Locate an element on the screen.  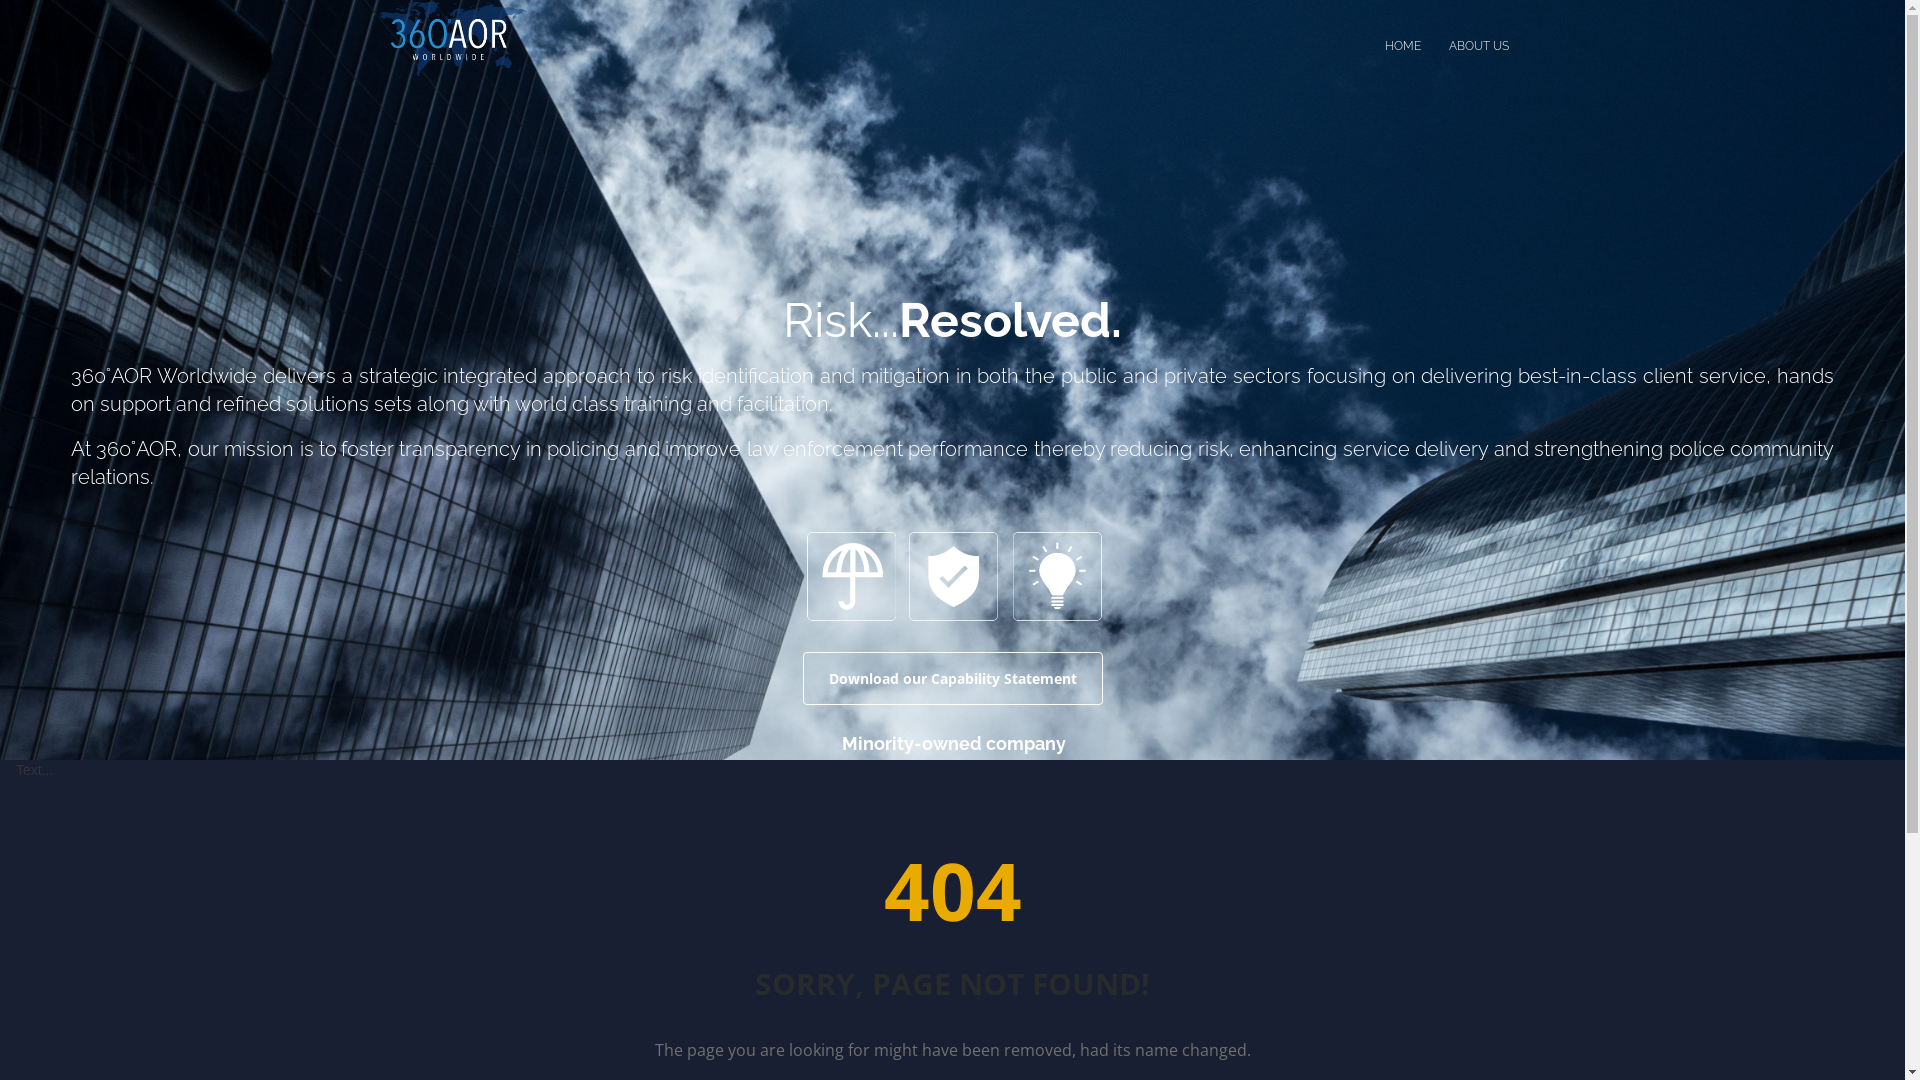
'HOME' is located at coordinates (1400, 45).